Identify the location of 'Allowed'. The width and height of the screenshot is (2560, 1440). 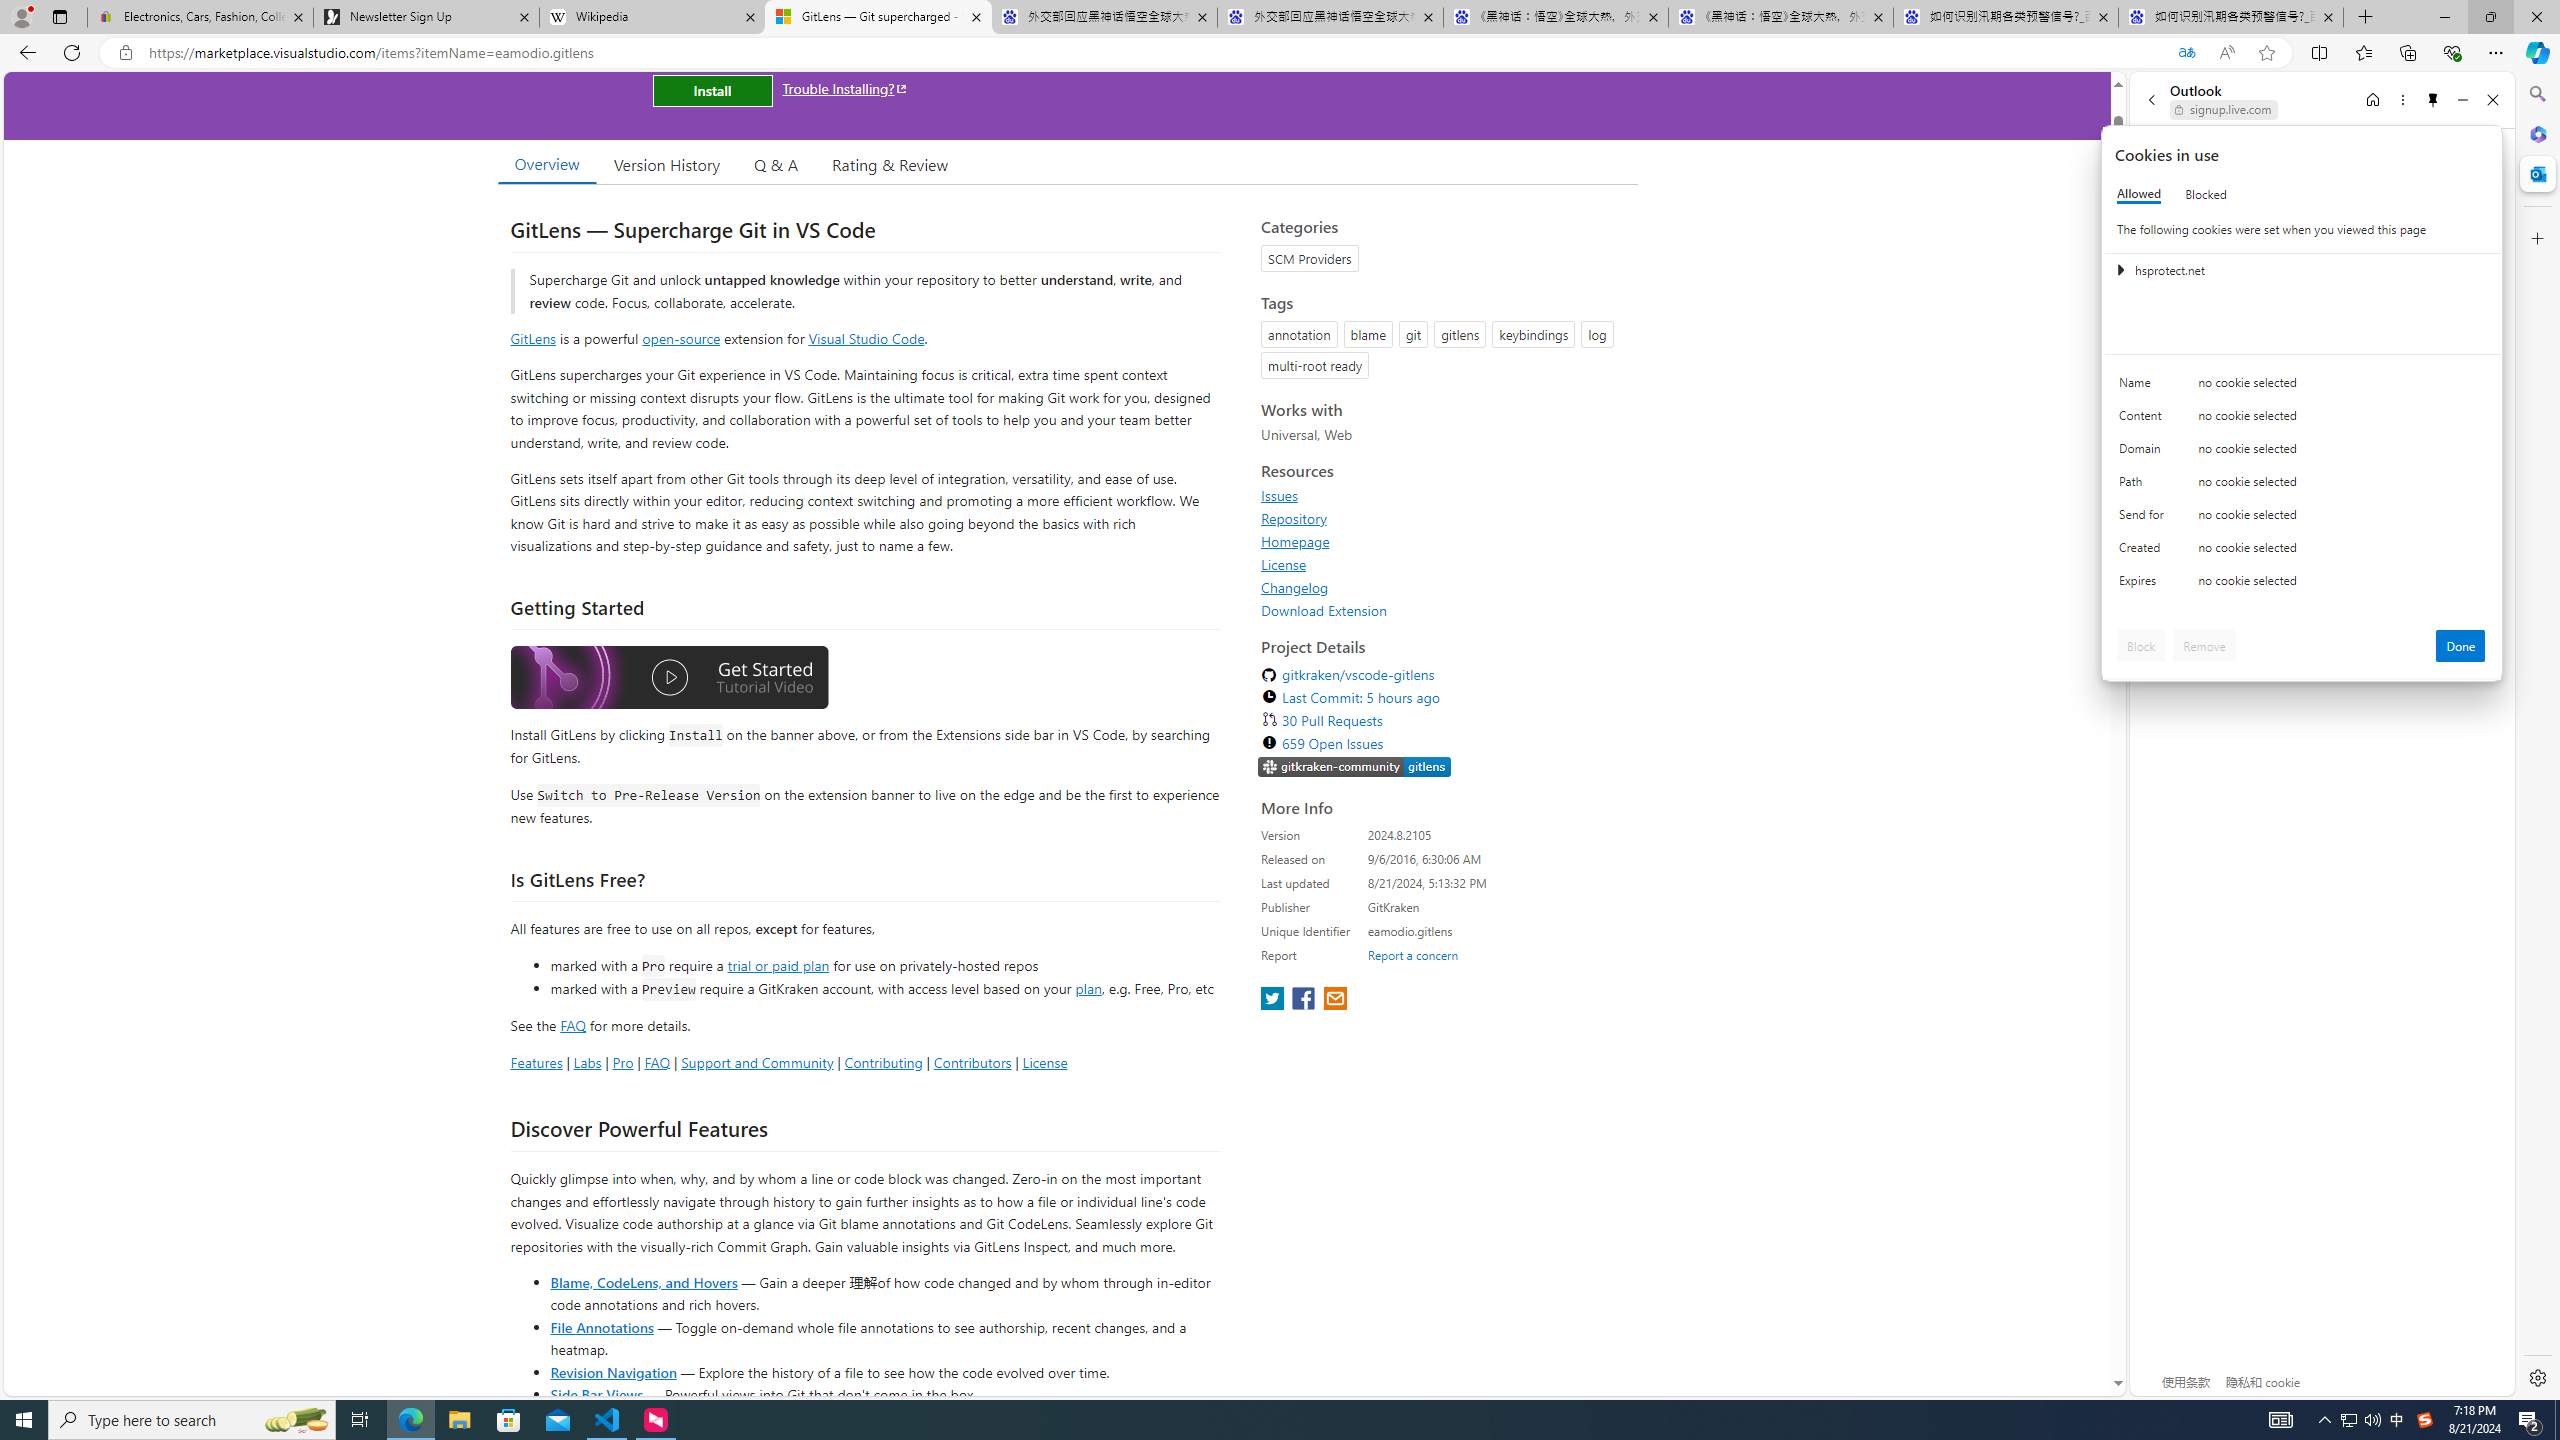
(2137, 194).